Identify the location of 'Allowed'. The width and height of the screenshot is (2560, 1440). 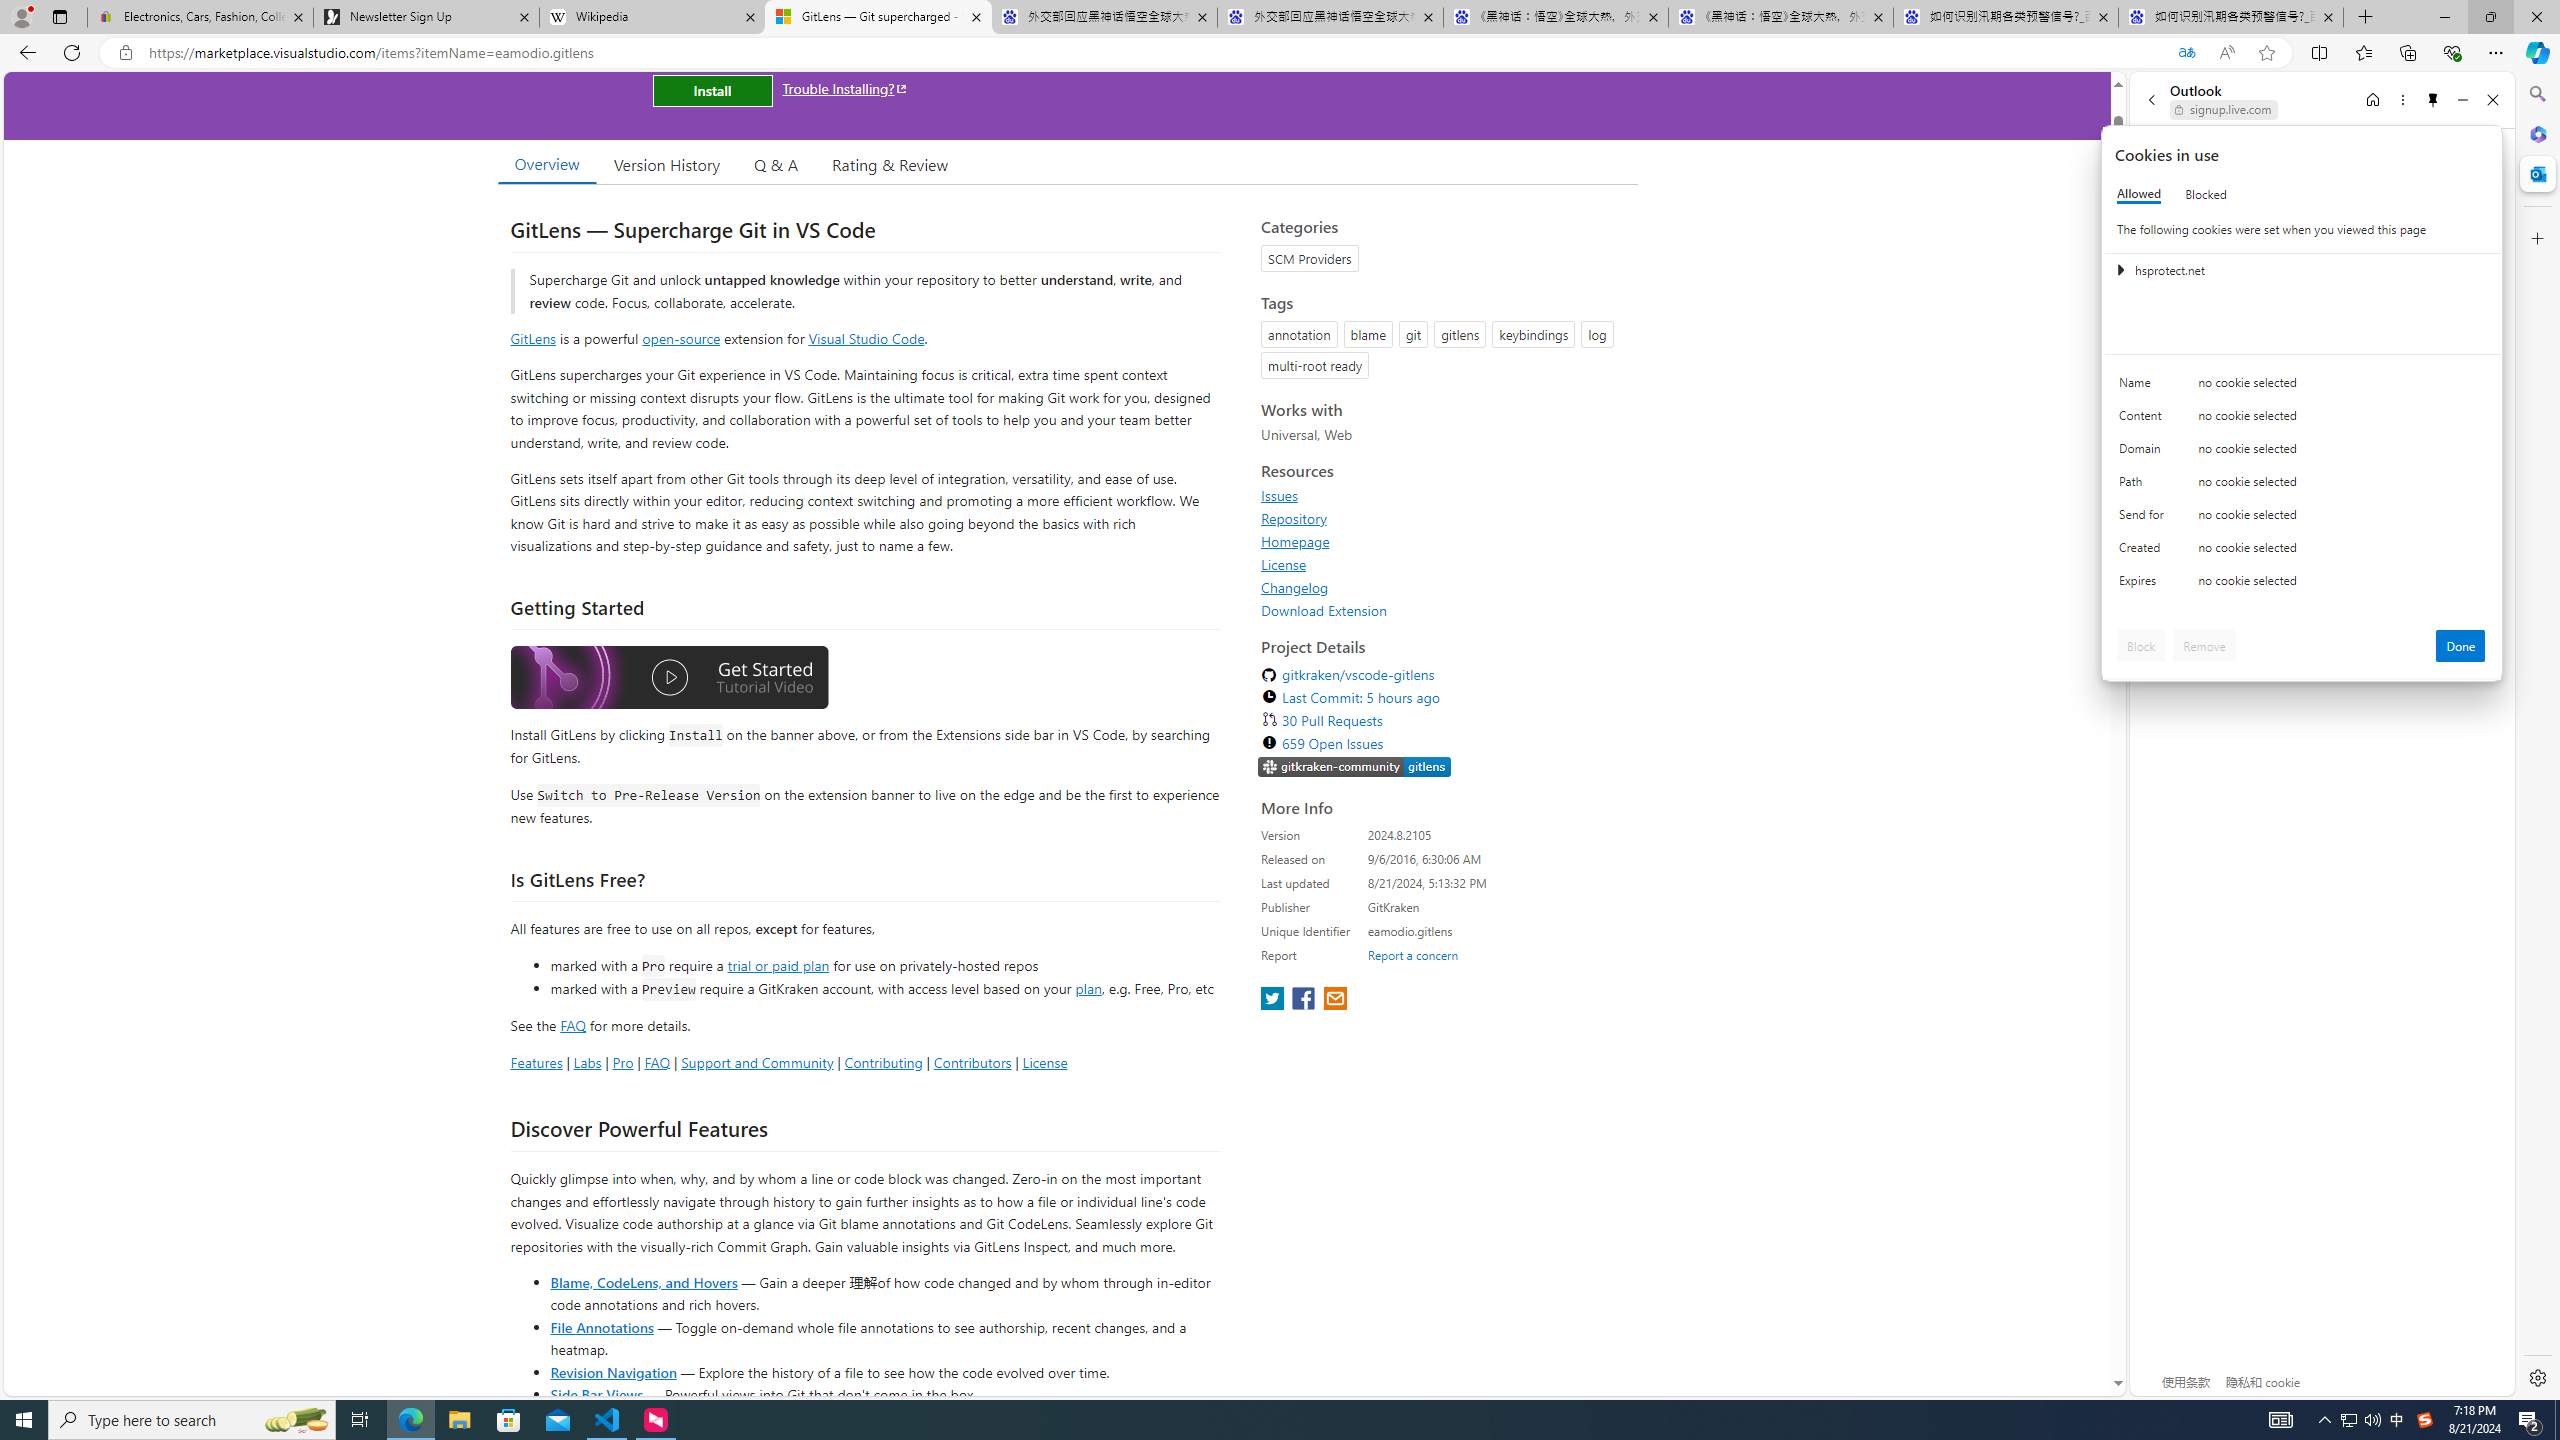
(2137, 194).